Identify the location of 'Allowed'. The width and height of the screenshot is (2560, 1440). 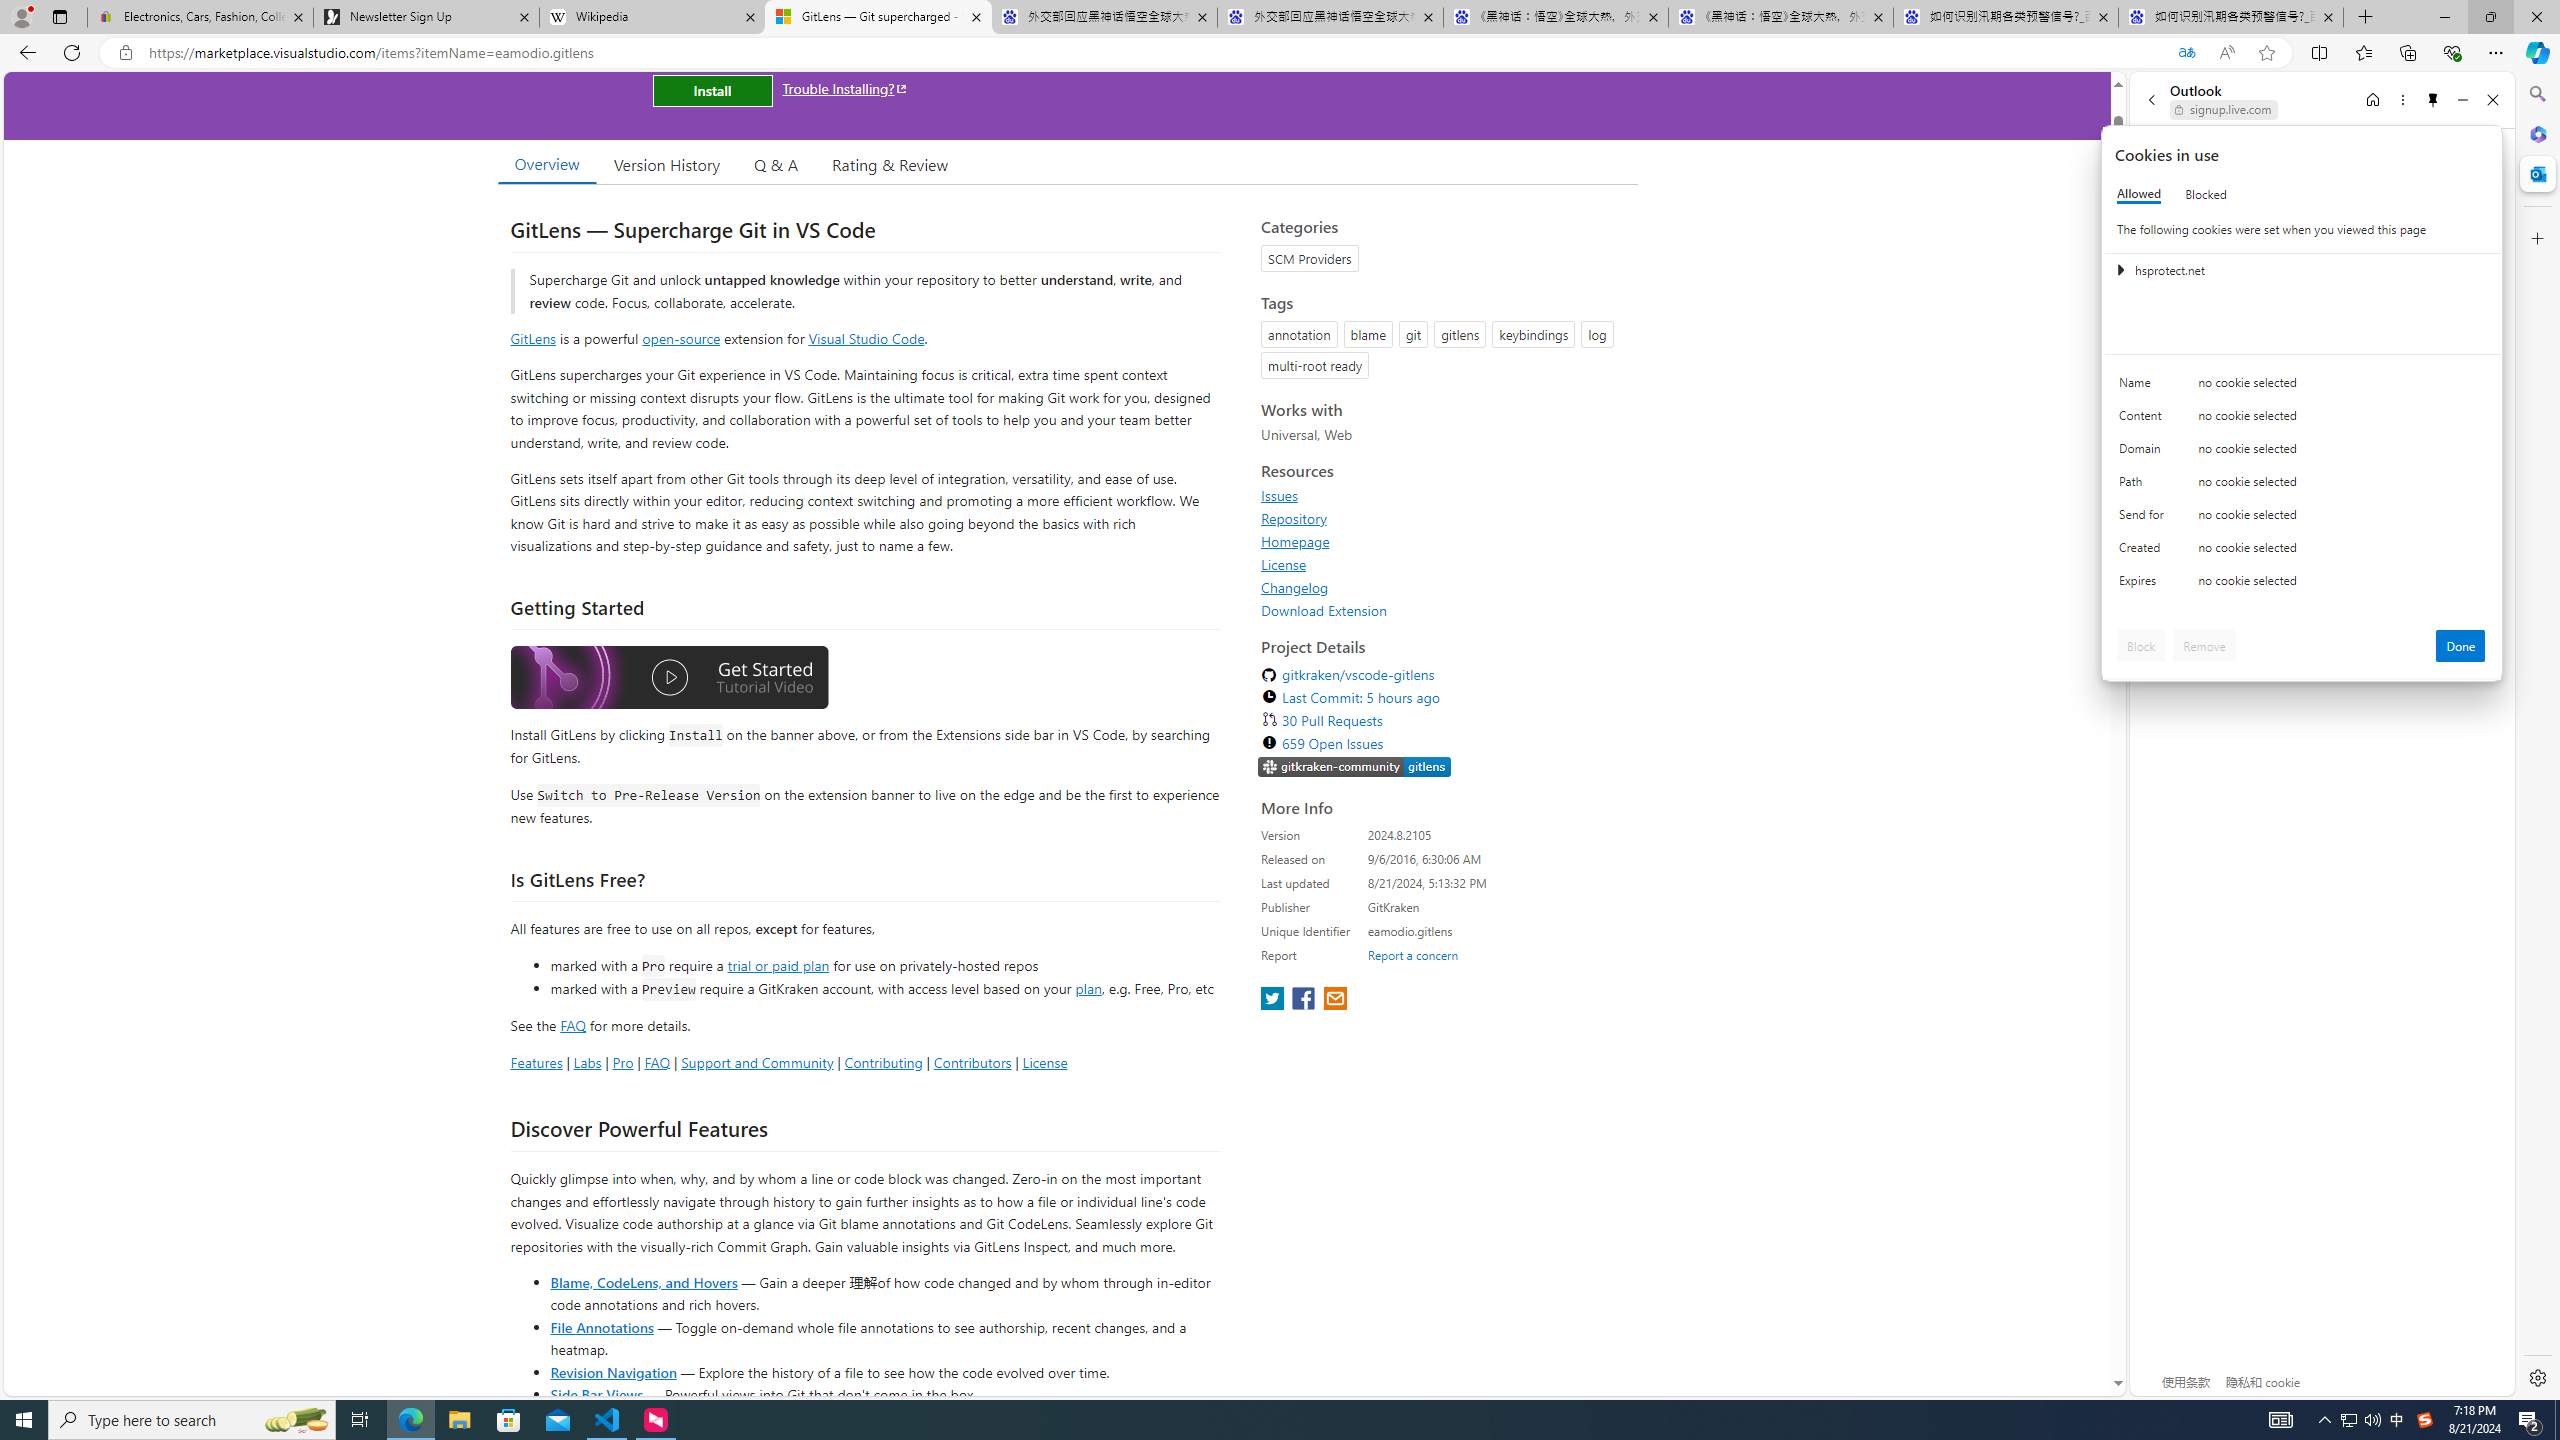
(2137, 194).